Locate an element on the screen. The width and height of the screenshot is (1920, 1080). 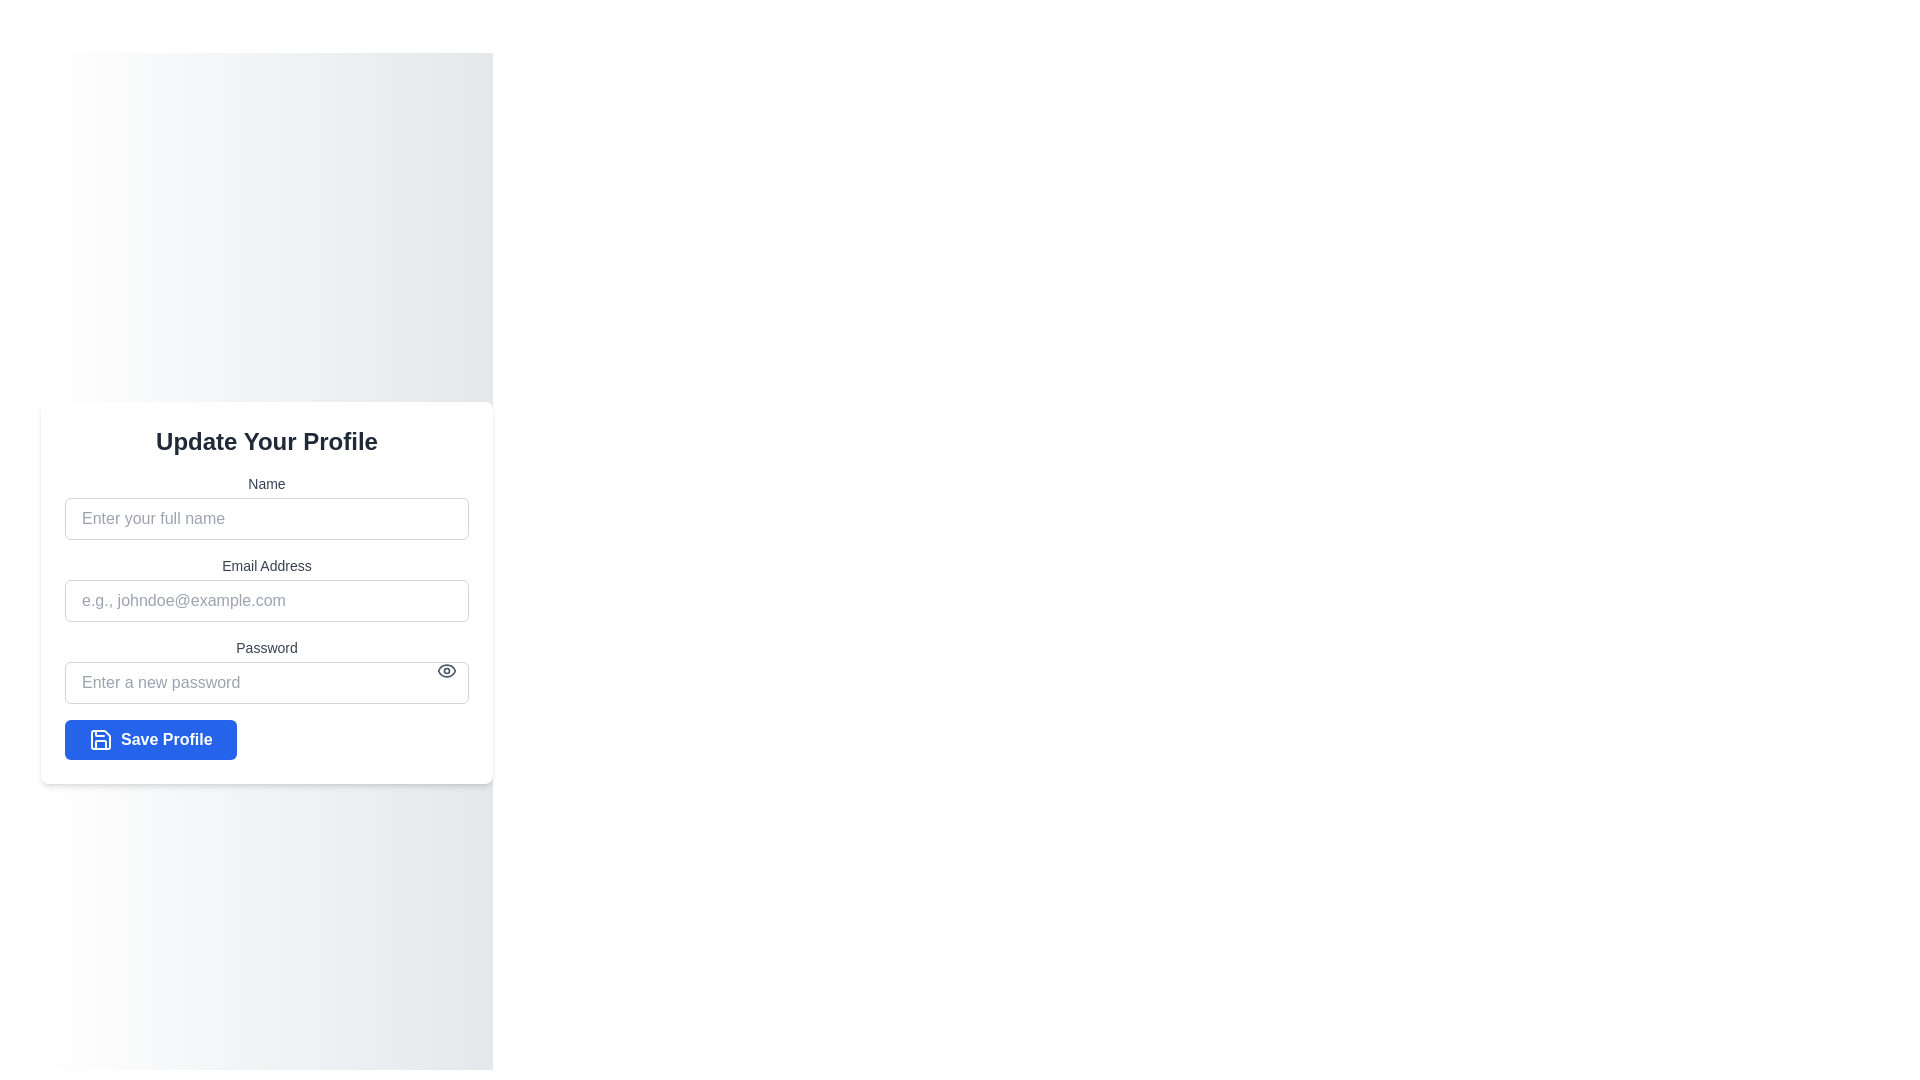
the Email input field labeled 'Email Address', which is styled with a rectangular white background and placeholder text 'e.g., johndoe@example.com' is located at coordinates (266, 588).